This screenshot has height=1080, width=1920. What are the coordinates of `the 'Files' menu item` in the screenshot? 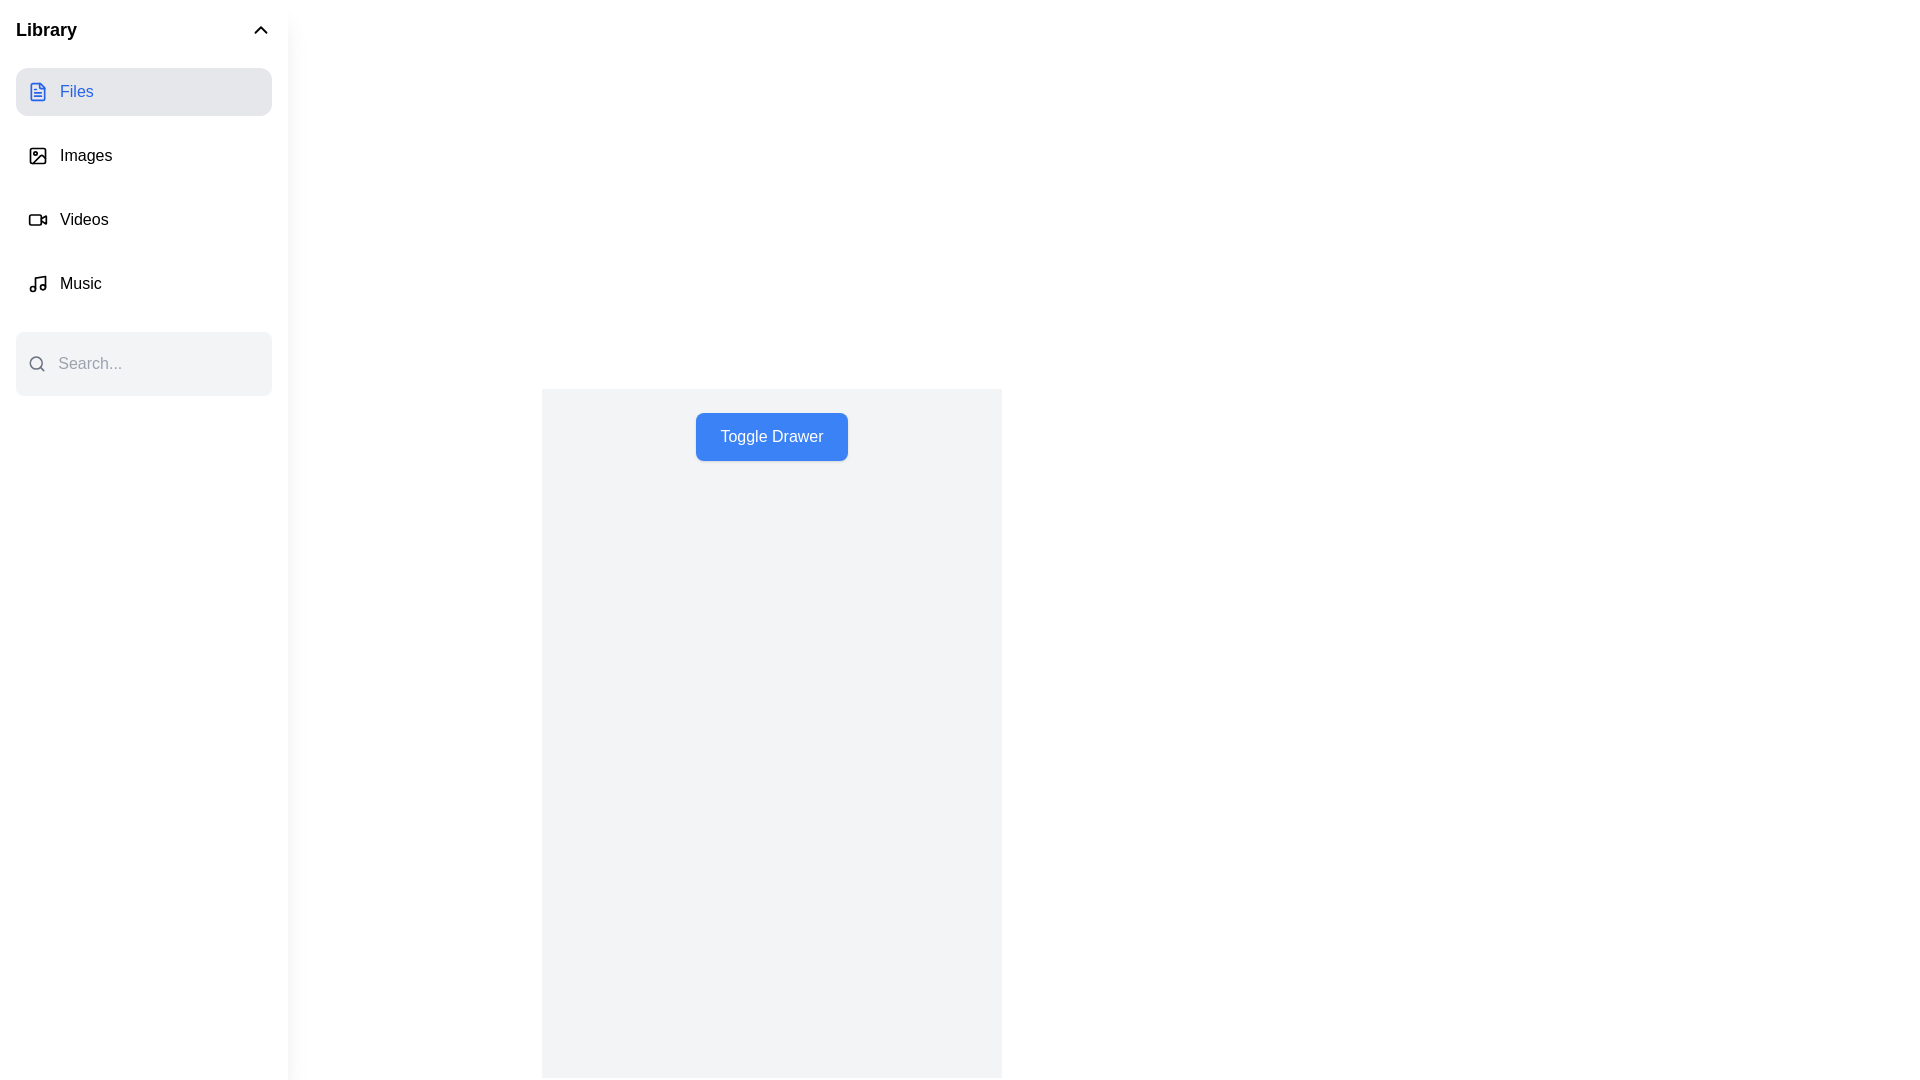 It's located at (143, 92).